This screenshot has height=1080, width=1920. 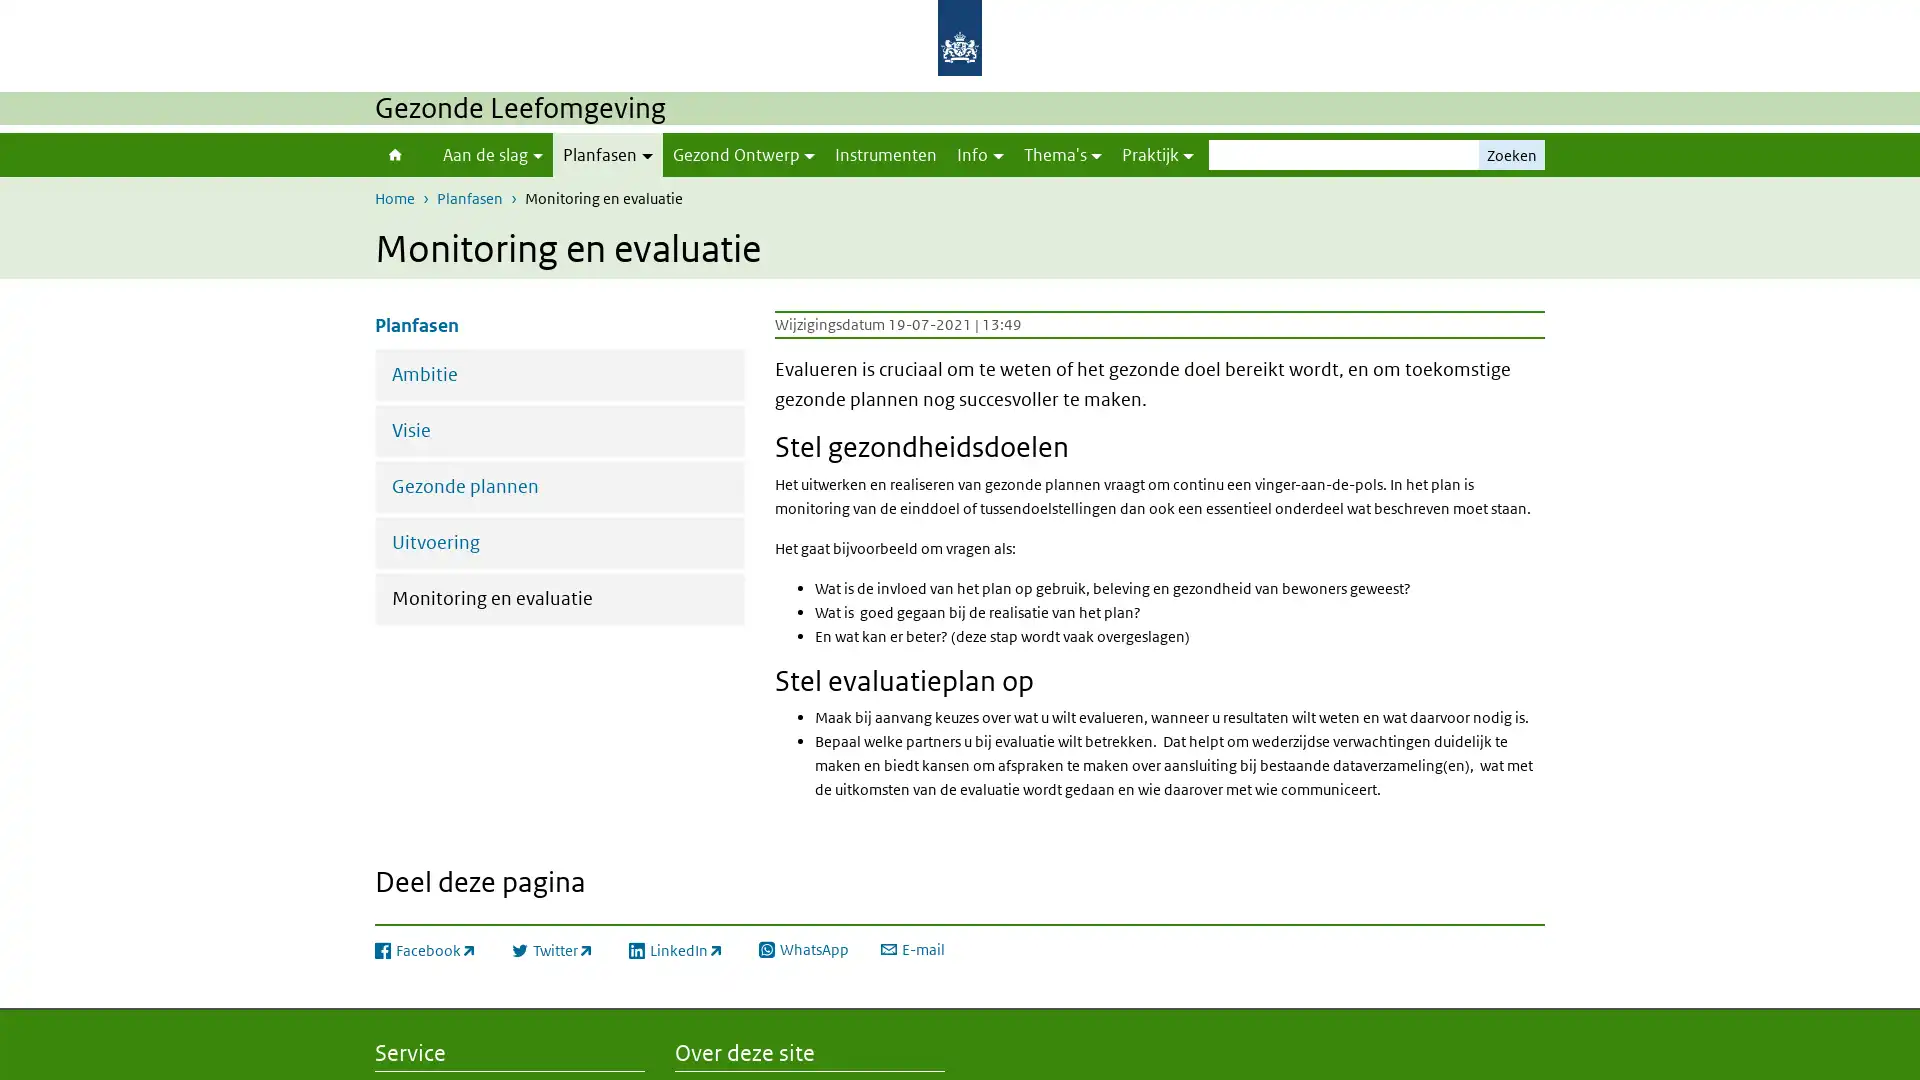 What do you see at coordinates (1512, 153) in the screenshot?
I see `Zoeken` at bounding box center [1512, 153].